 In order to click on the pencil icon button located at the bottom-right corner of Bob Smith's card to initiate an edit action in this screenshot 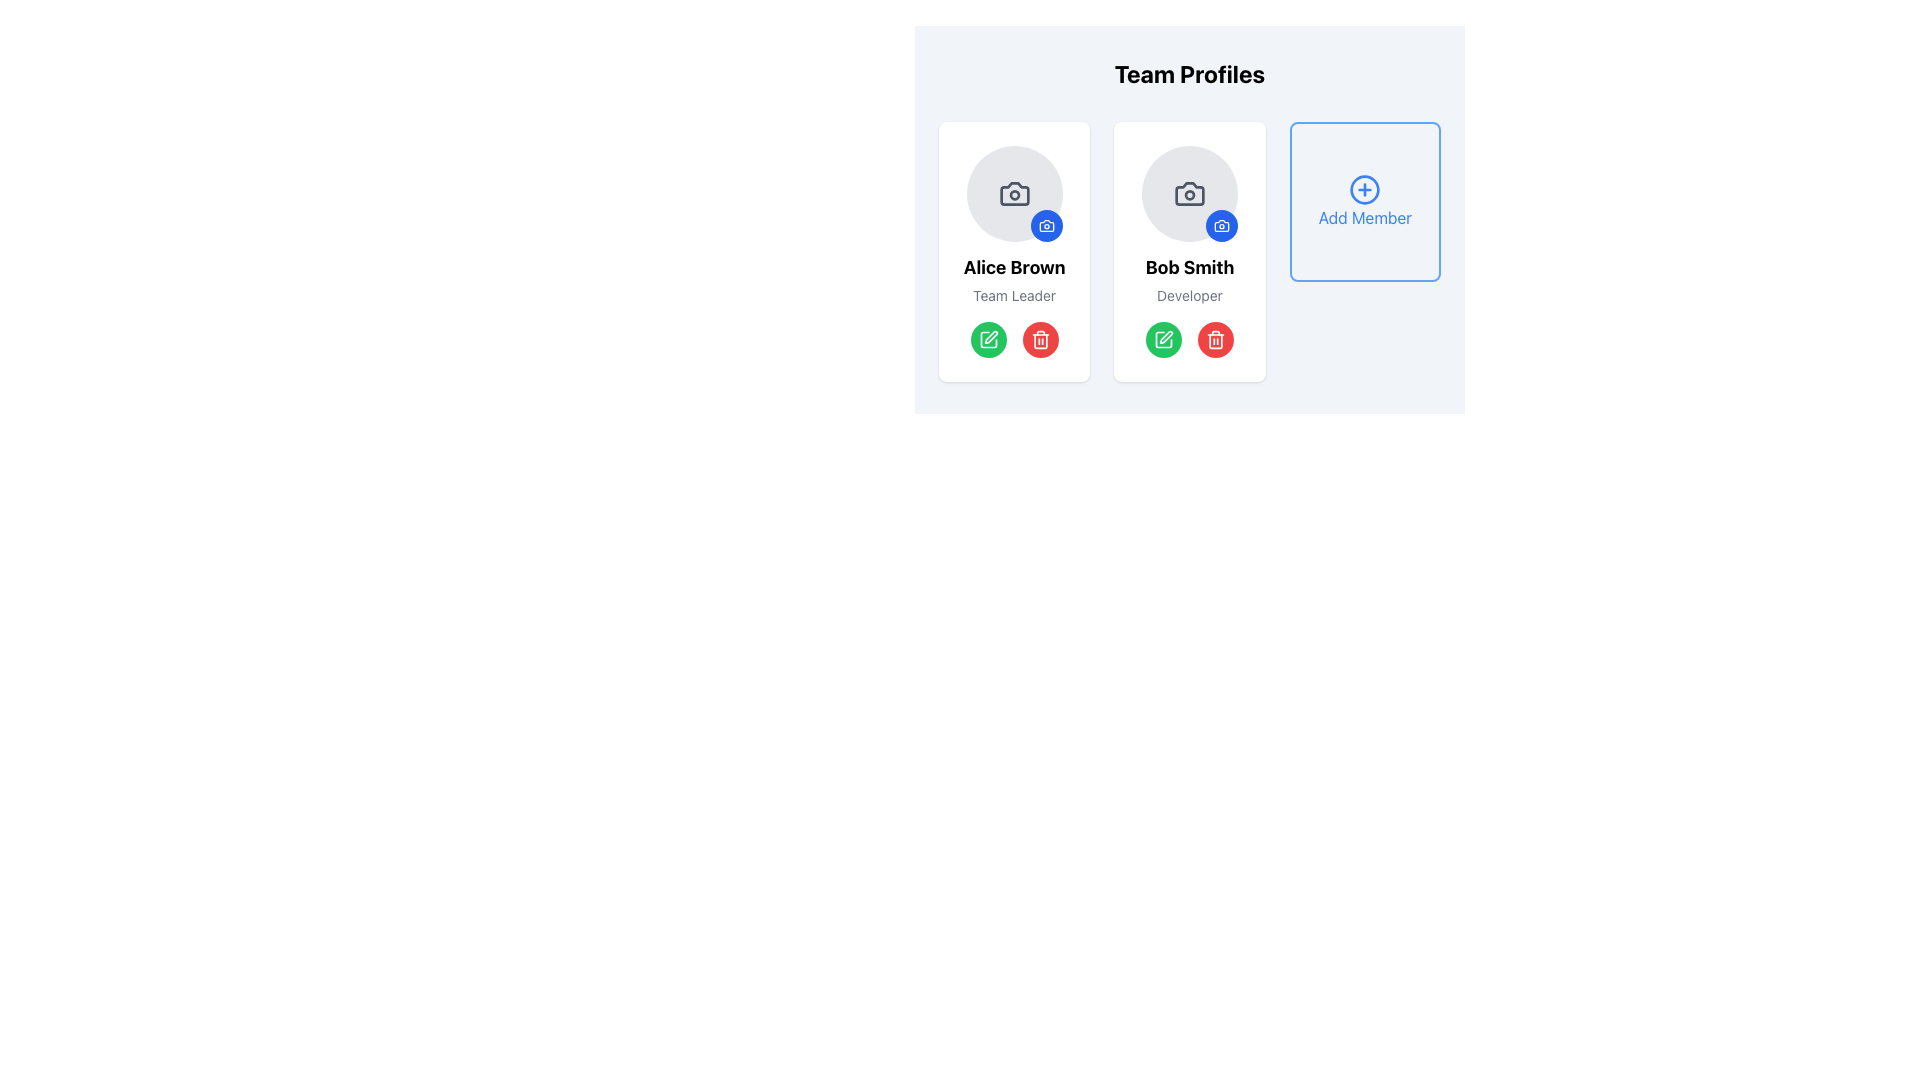, I will do `click(990, 335)`.